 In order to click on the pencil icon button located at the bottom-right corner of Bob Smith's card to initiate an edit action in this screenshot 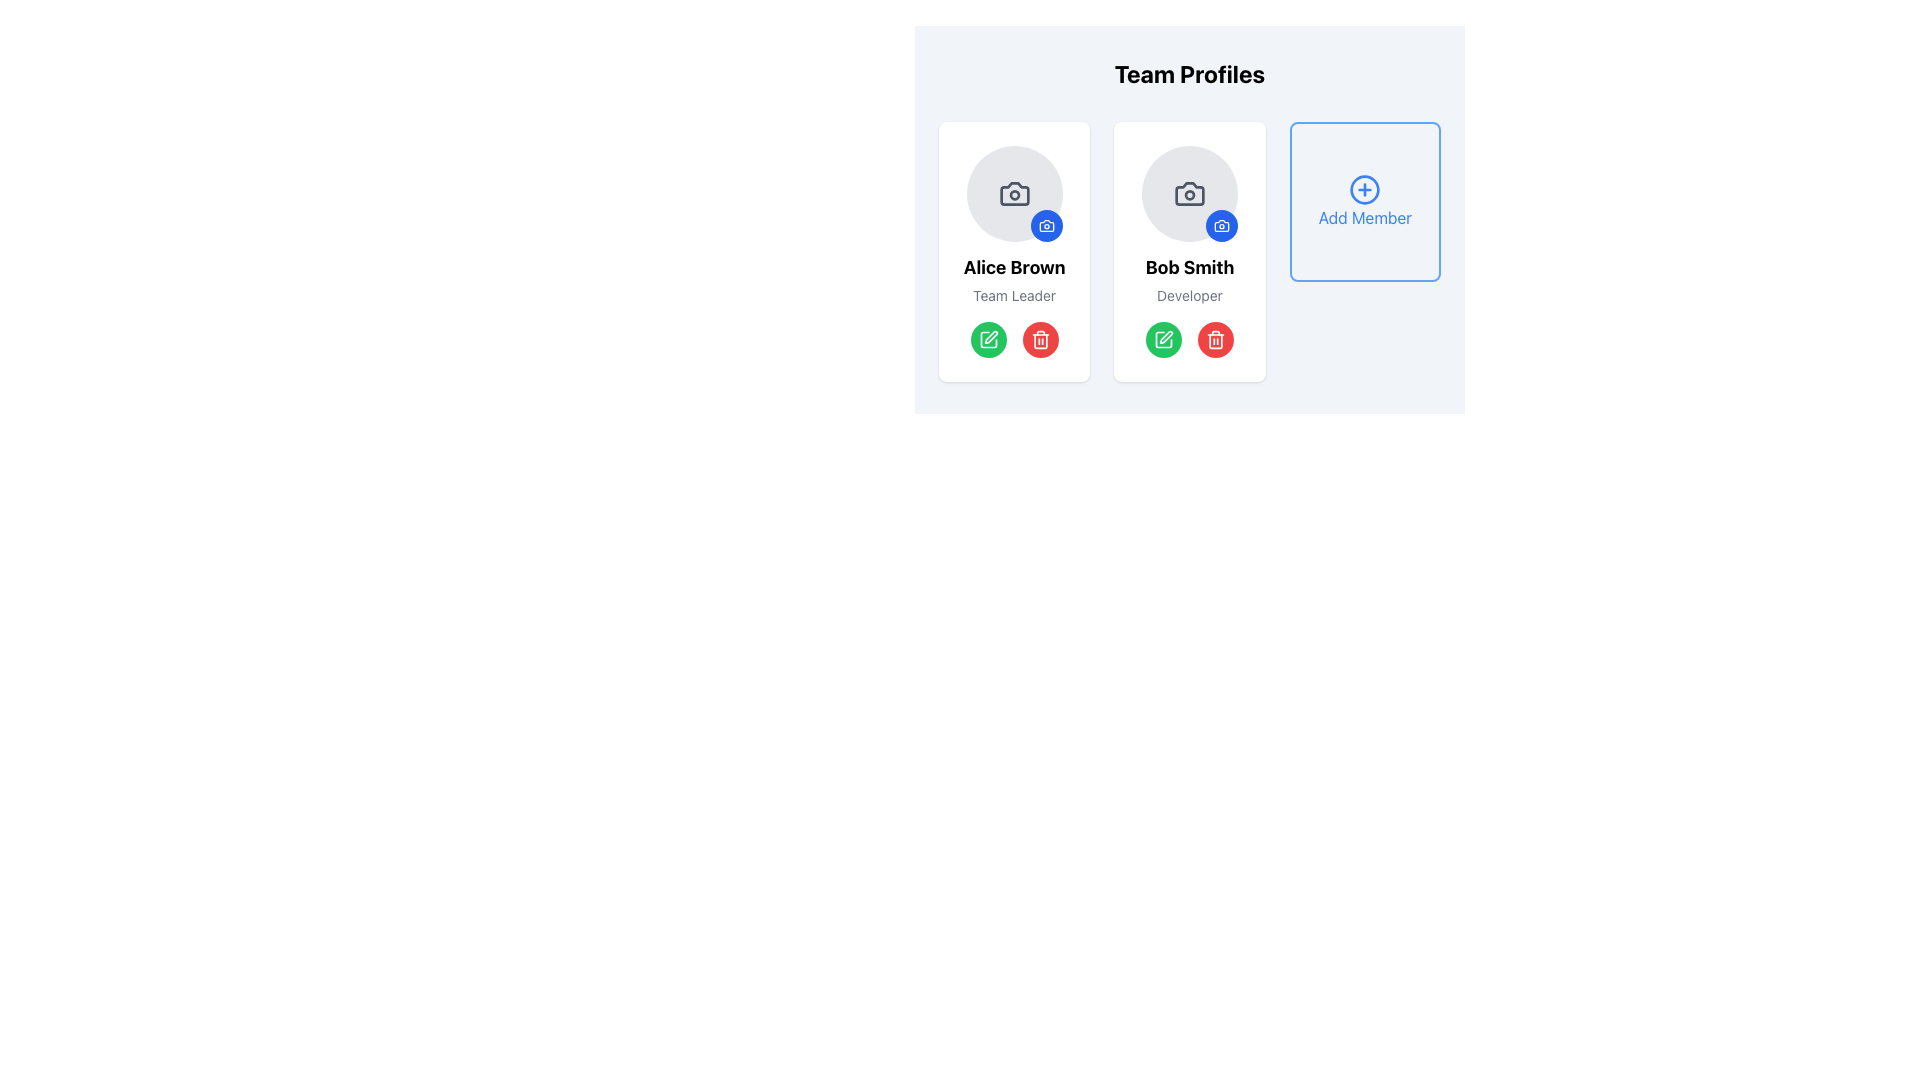, I will do `click(990, 335)`.